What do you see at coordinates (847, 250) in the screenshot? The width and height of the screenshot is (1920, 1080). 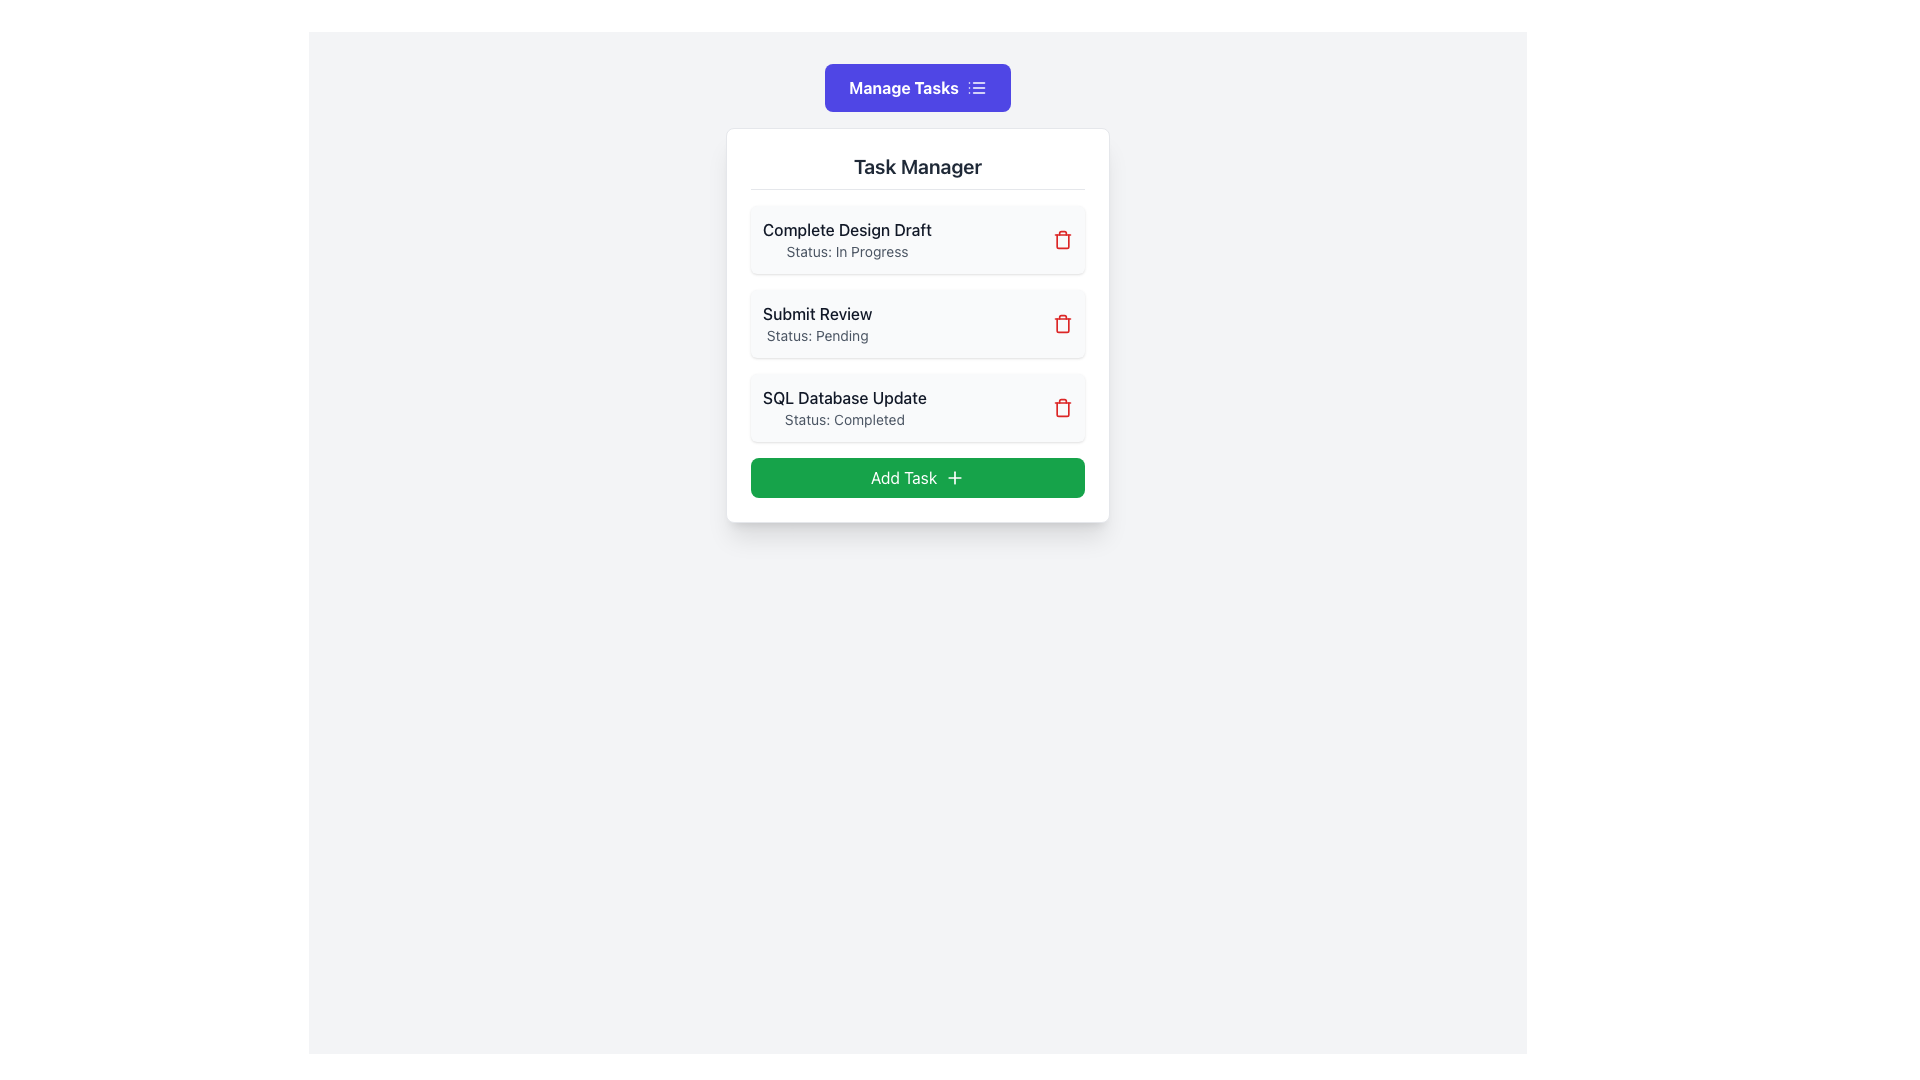 I see `the 'In Progress' text label, which displays the current status of a task within the 'Complete Design Draft' section of the card interface` at bounding box center [847, 250].